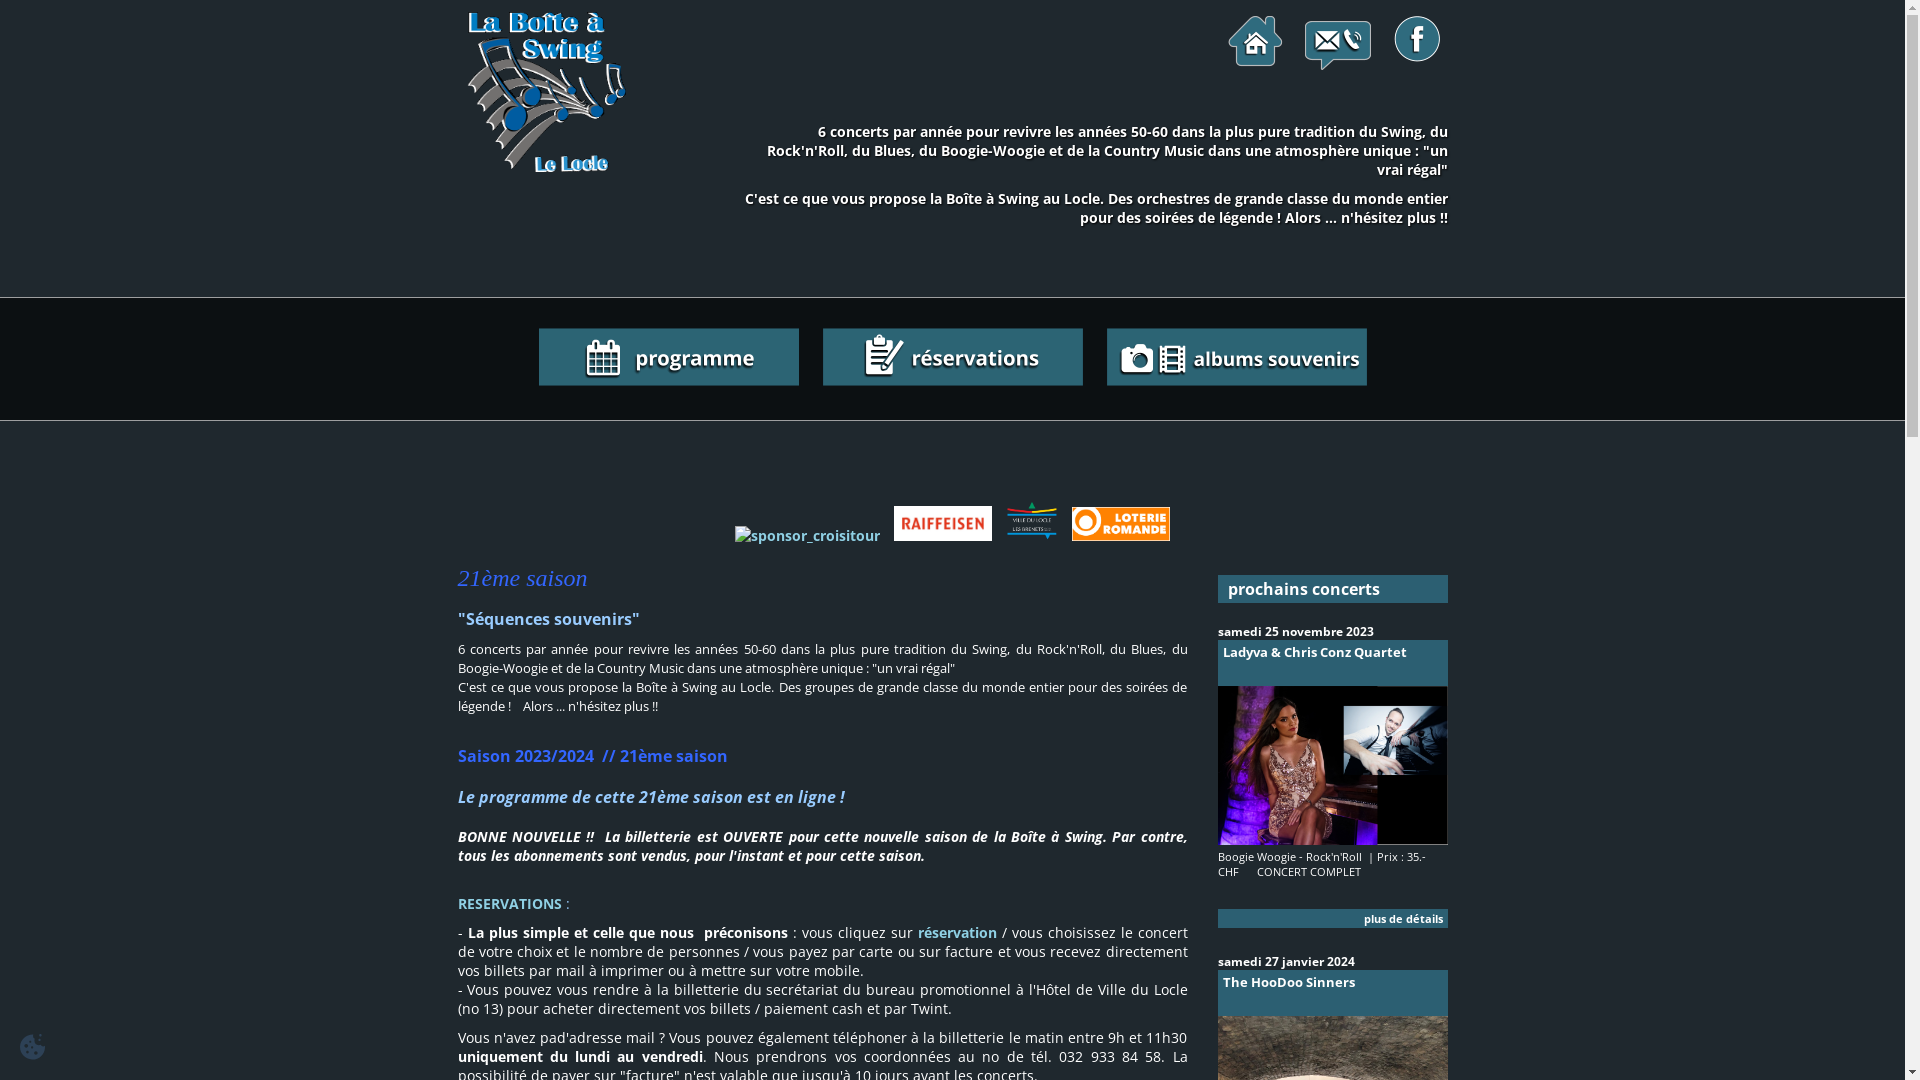 The width and height of the screenshot is (1920, 1080). Describe the element at coordinates (537, 356) in the screenshot. I see `'le programme de la saison'` at that location.